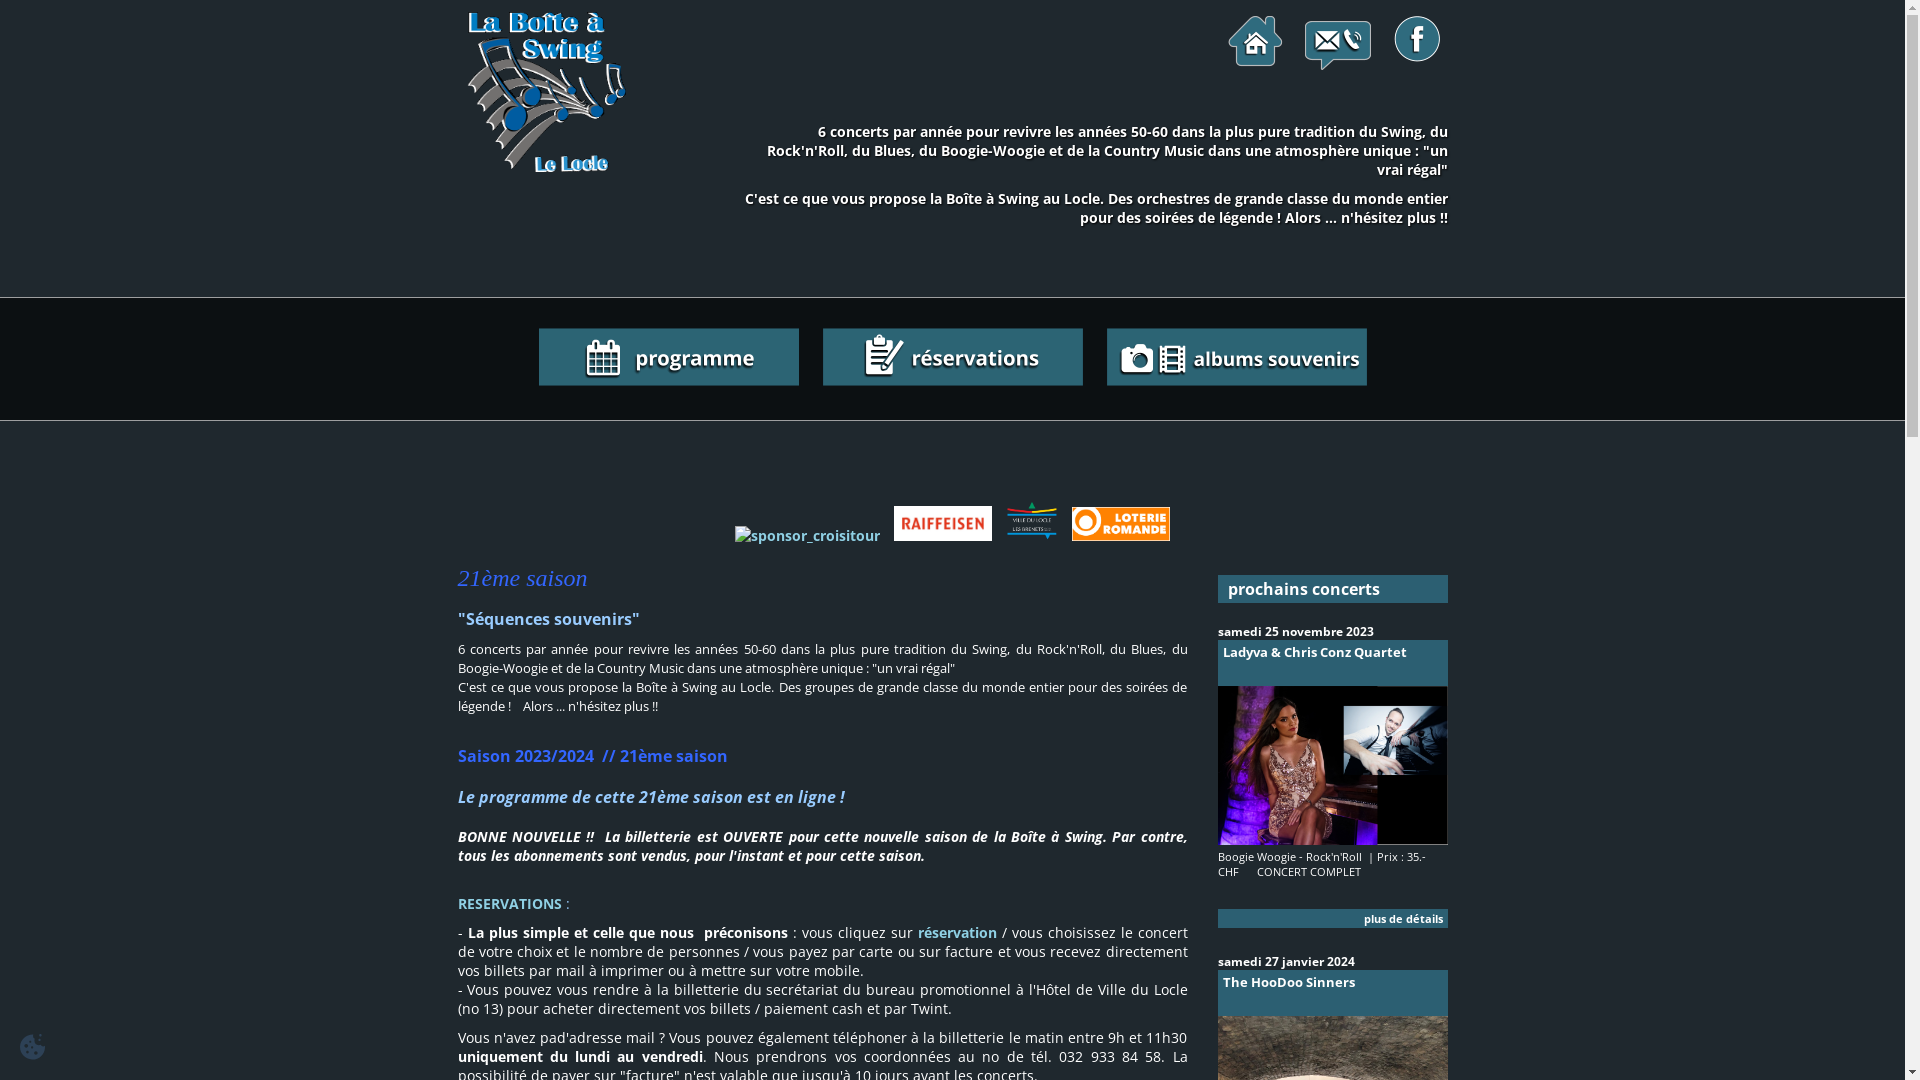 The width and height of the screenshot is (1920, 1080). Describe the element at coordinates (537, 356) in the screenshot. I see `'le programme de la saison'` at that location.